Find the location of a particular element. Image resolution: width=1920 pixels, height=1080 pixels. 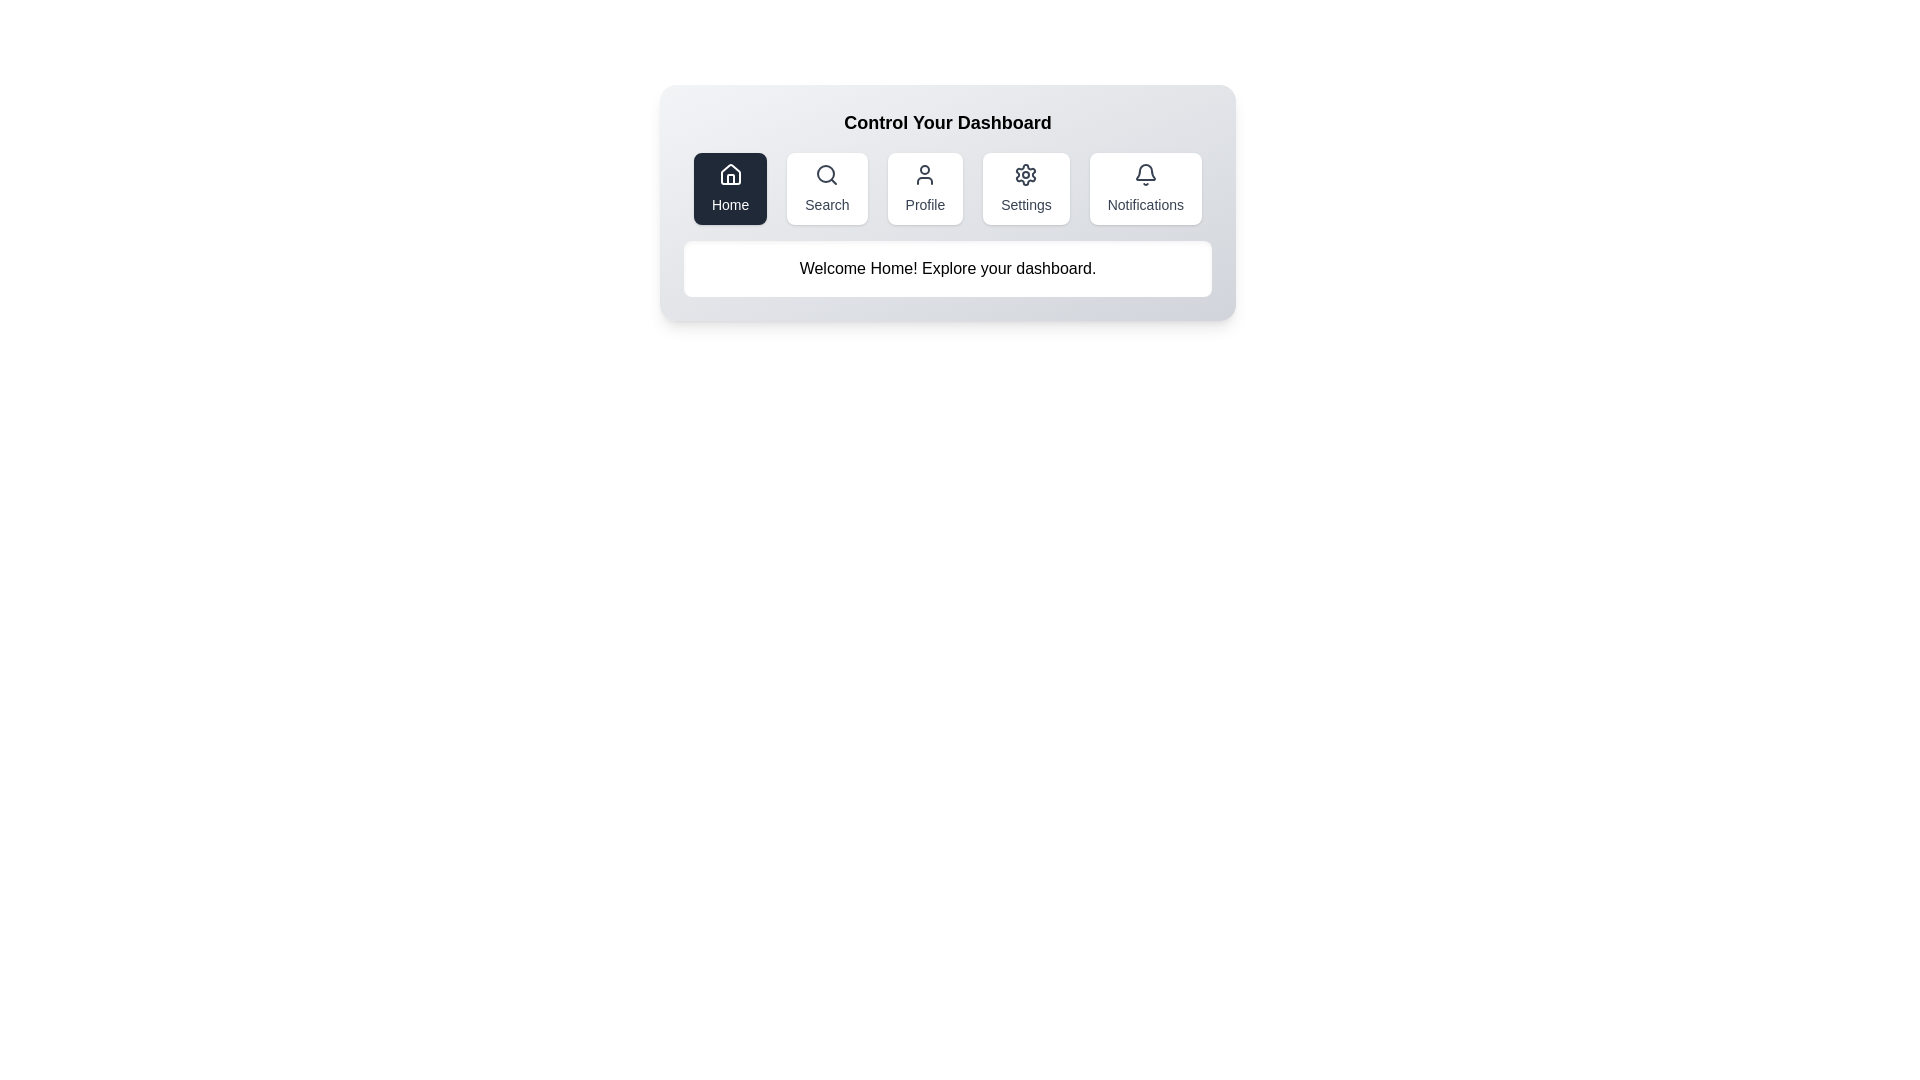

the visual representation of the home icon located within the 'Home' navigation button at the top of the application is located at coordinates (729, 173).